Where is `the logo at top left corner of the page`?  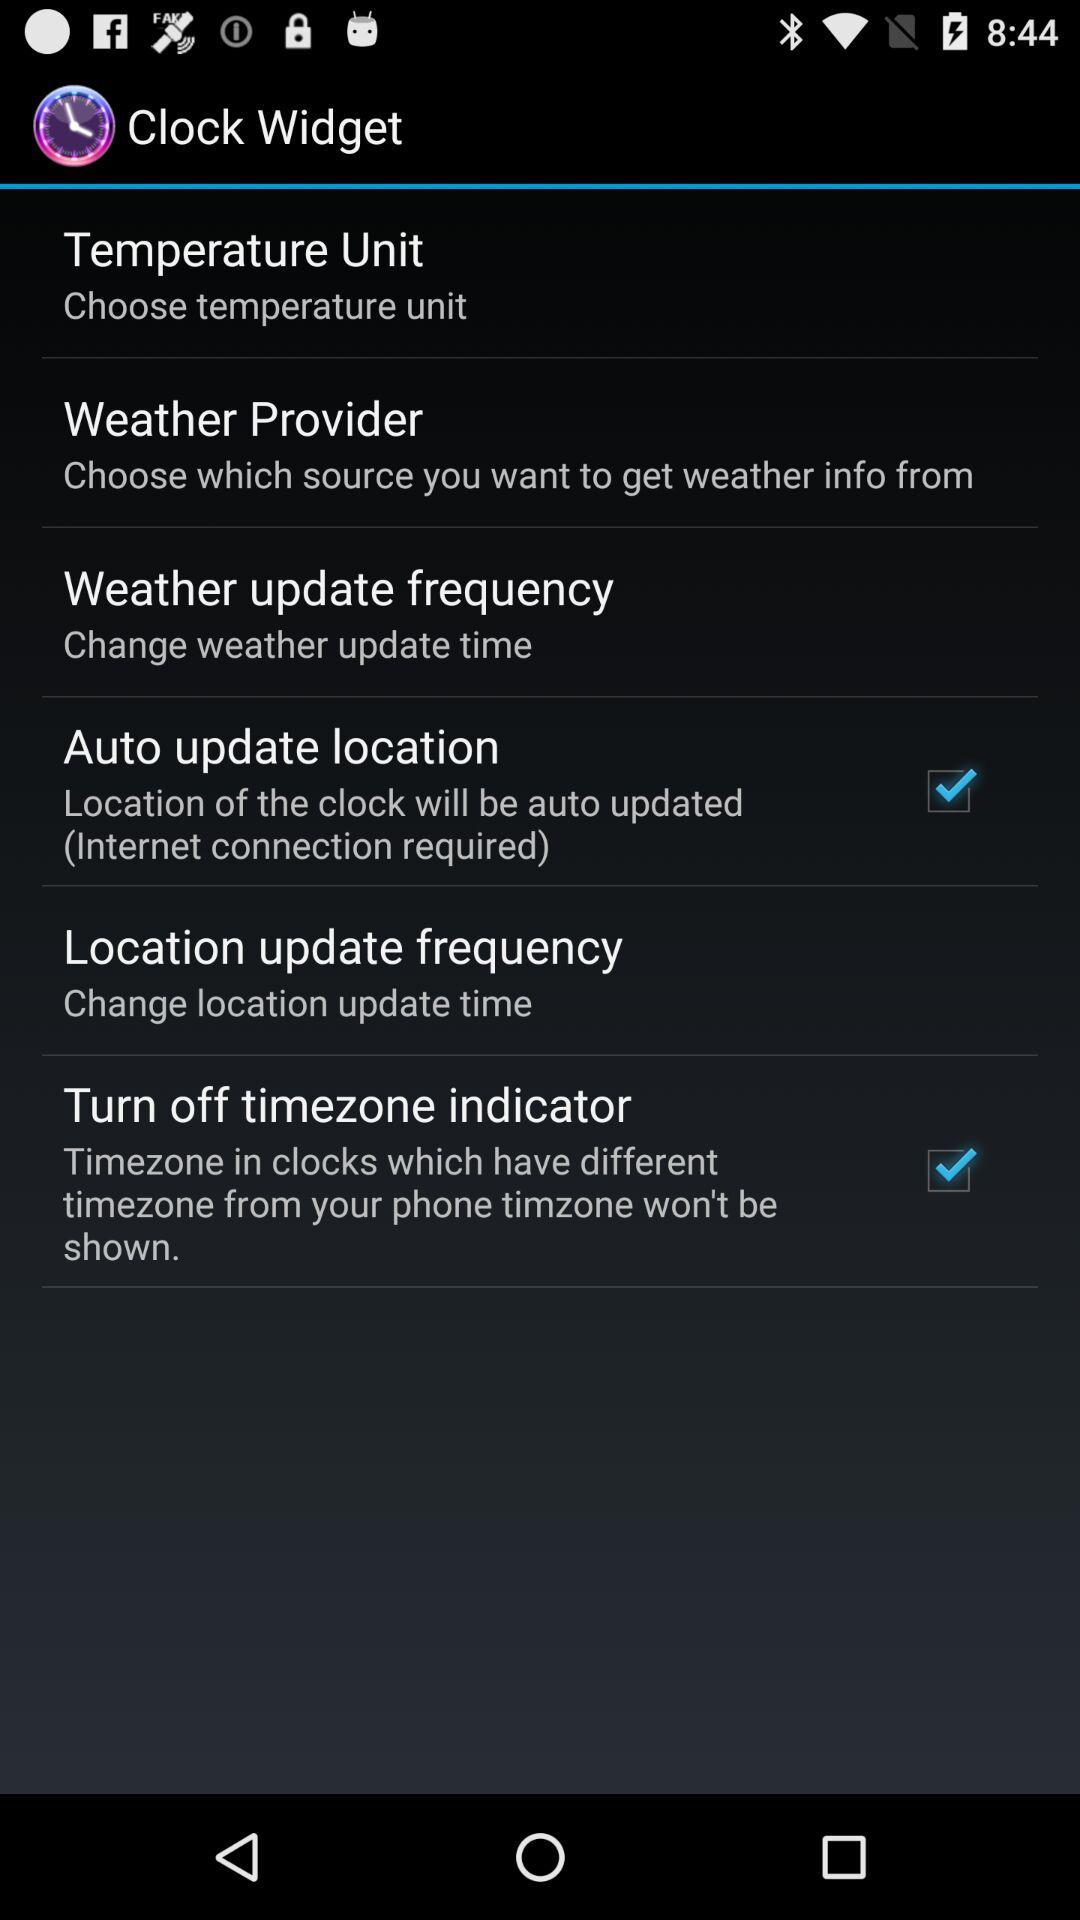
the logo at top left corner of the page is located at coordinates (72, 124).